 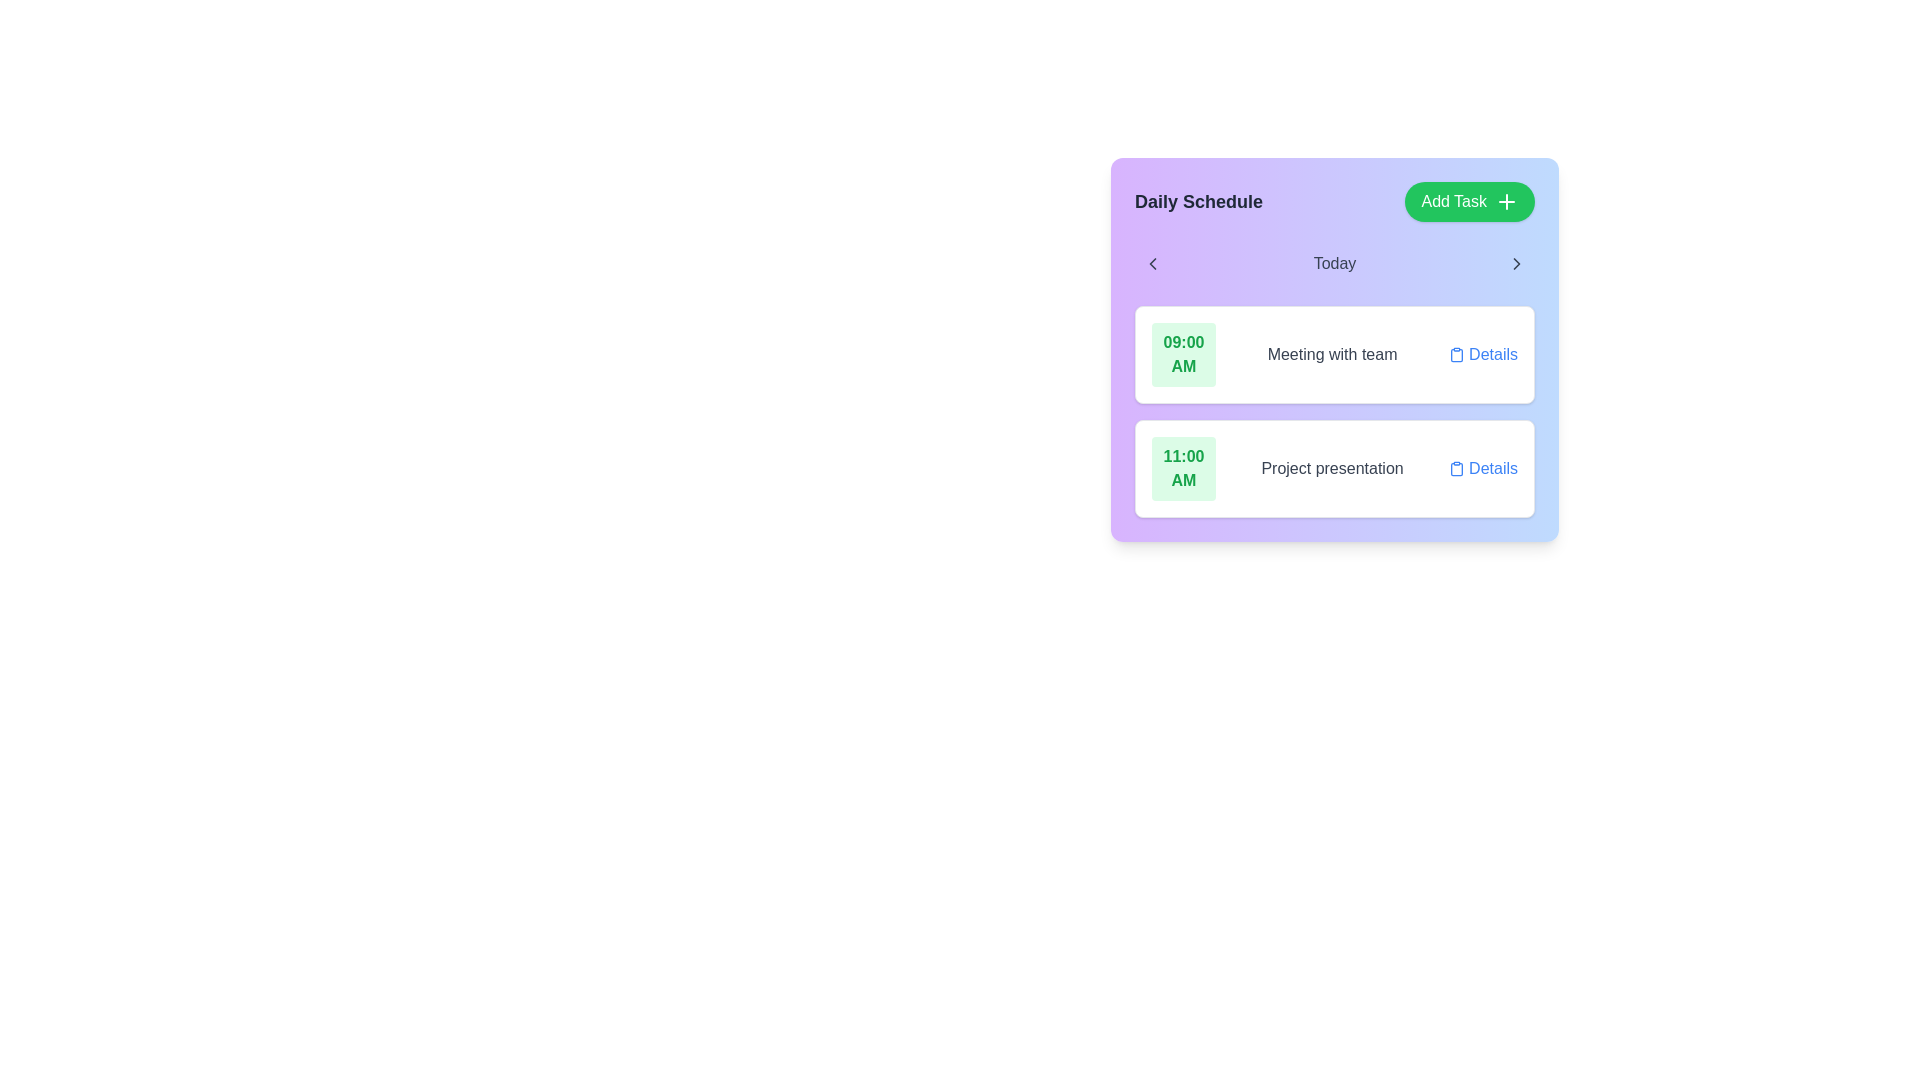 I want to click on the small clipboard icon with a blue outline located to the left of the 'Details' text for the 'Meeting with team' entry, so click(x=1457, y=353).